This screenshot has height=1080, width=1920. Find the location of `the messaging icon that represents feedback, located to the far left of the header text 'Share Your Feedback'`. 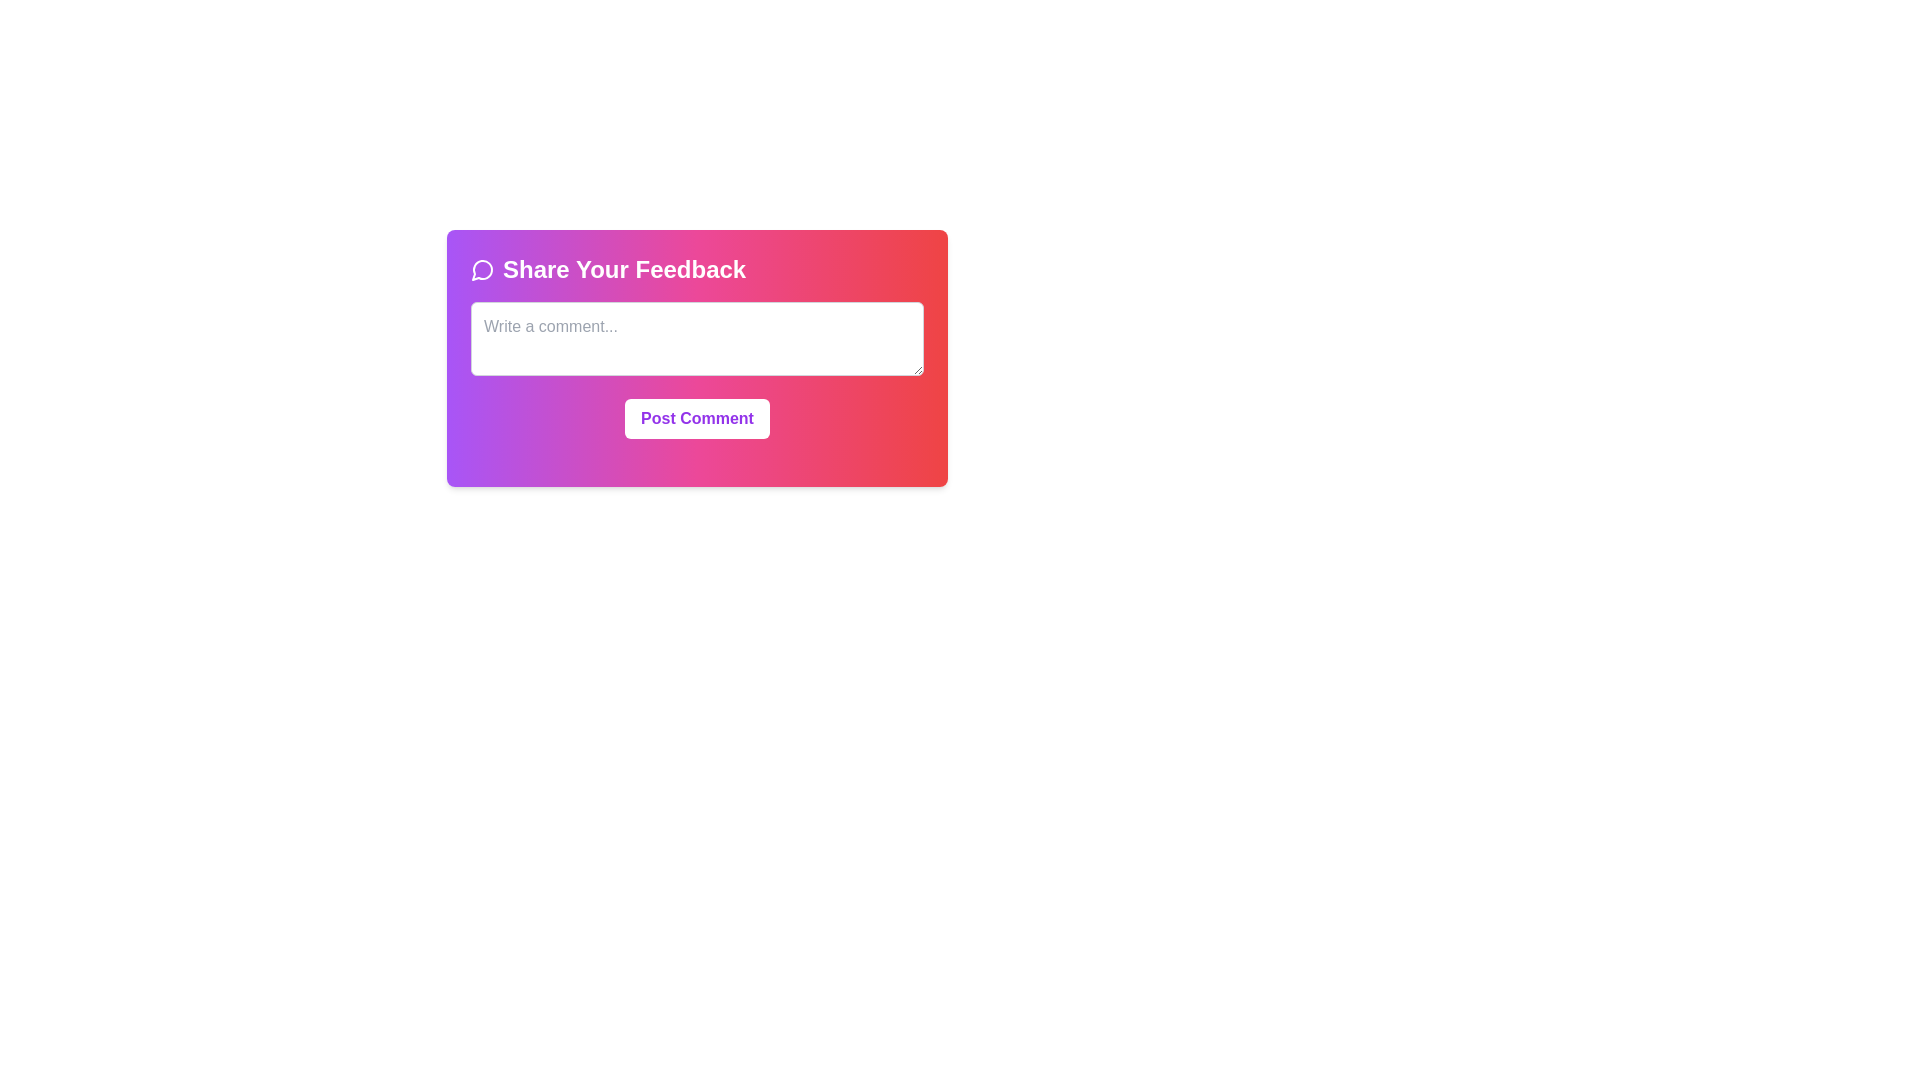

the messaging icon that represents feedback, located to the far left of the header text 'Share Your Feedback' is located at coordinates (483, 270).